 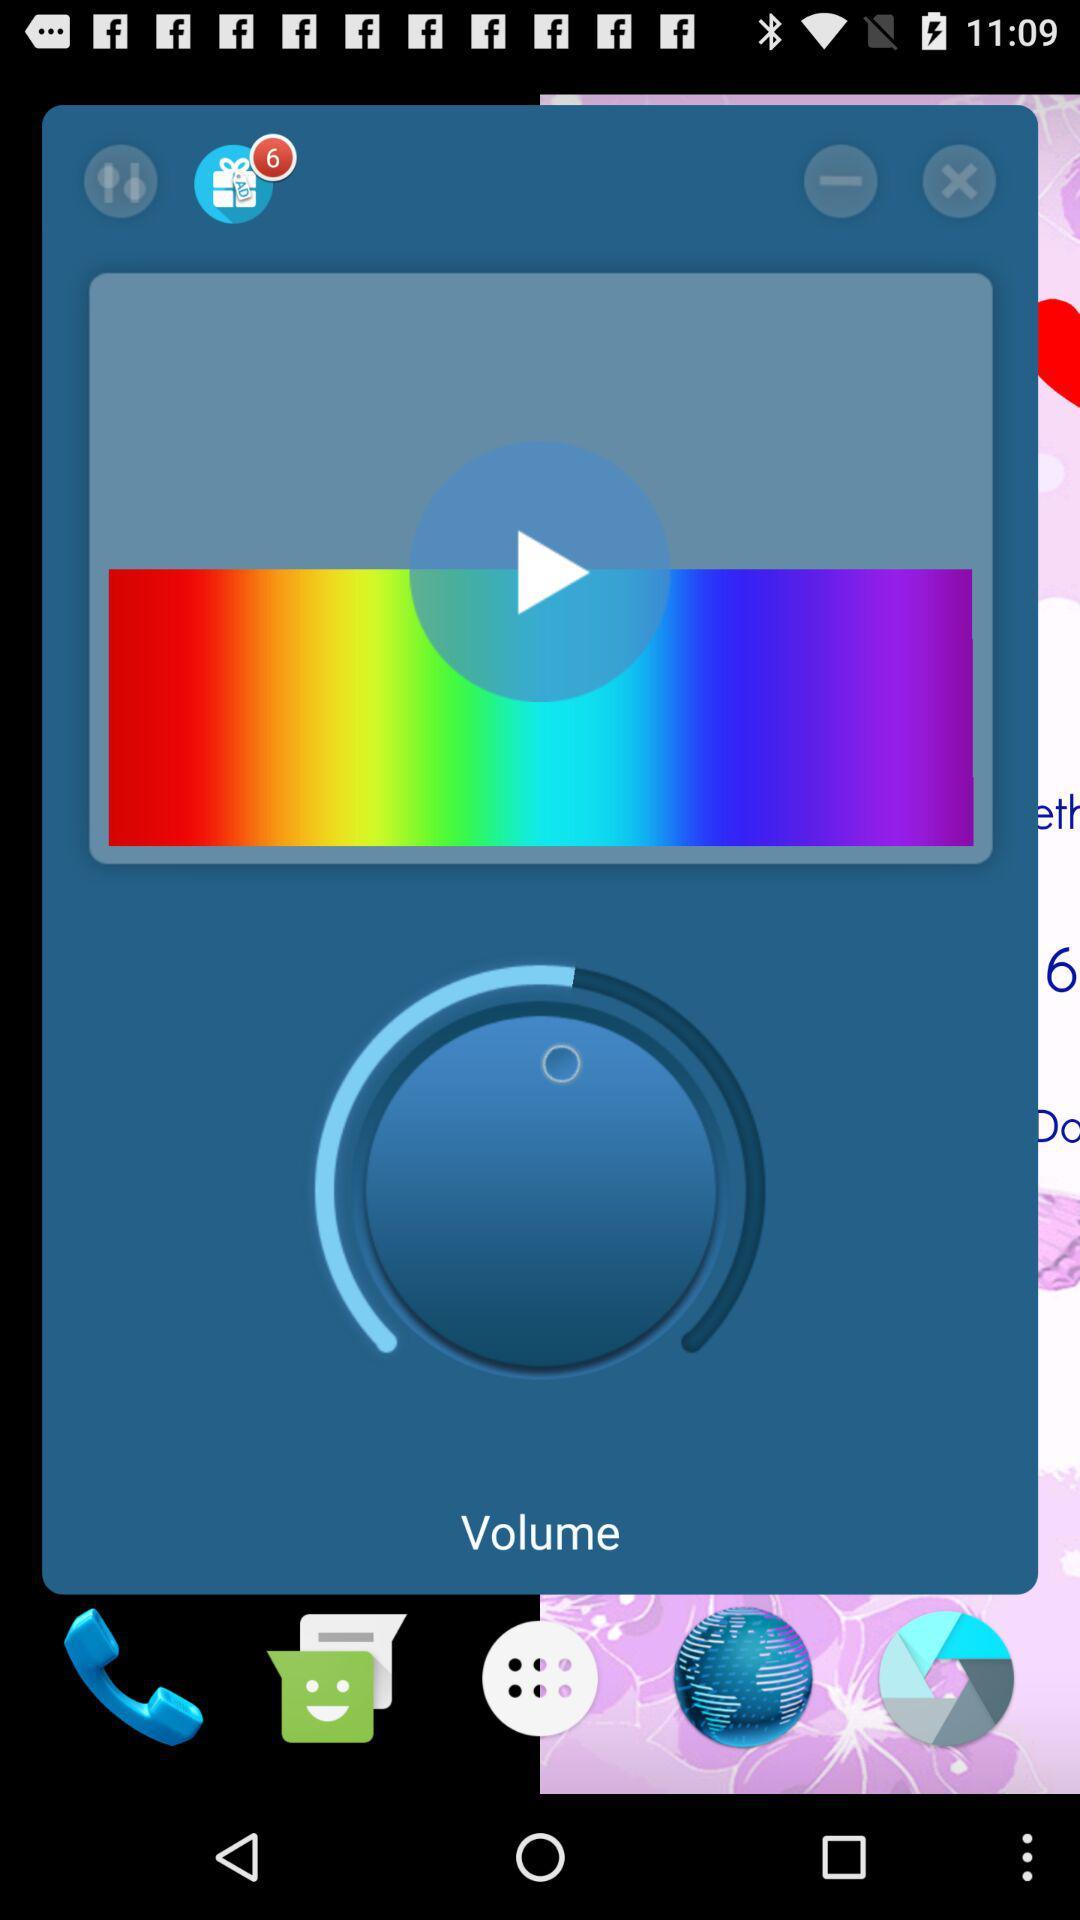 I want to click on the sliders icon, so click(x=120, y=193).